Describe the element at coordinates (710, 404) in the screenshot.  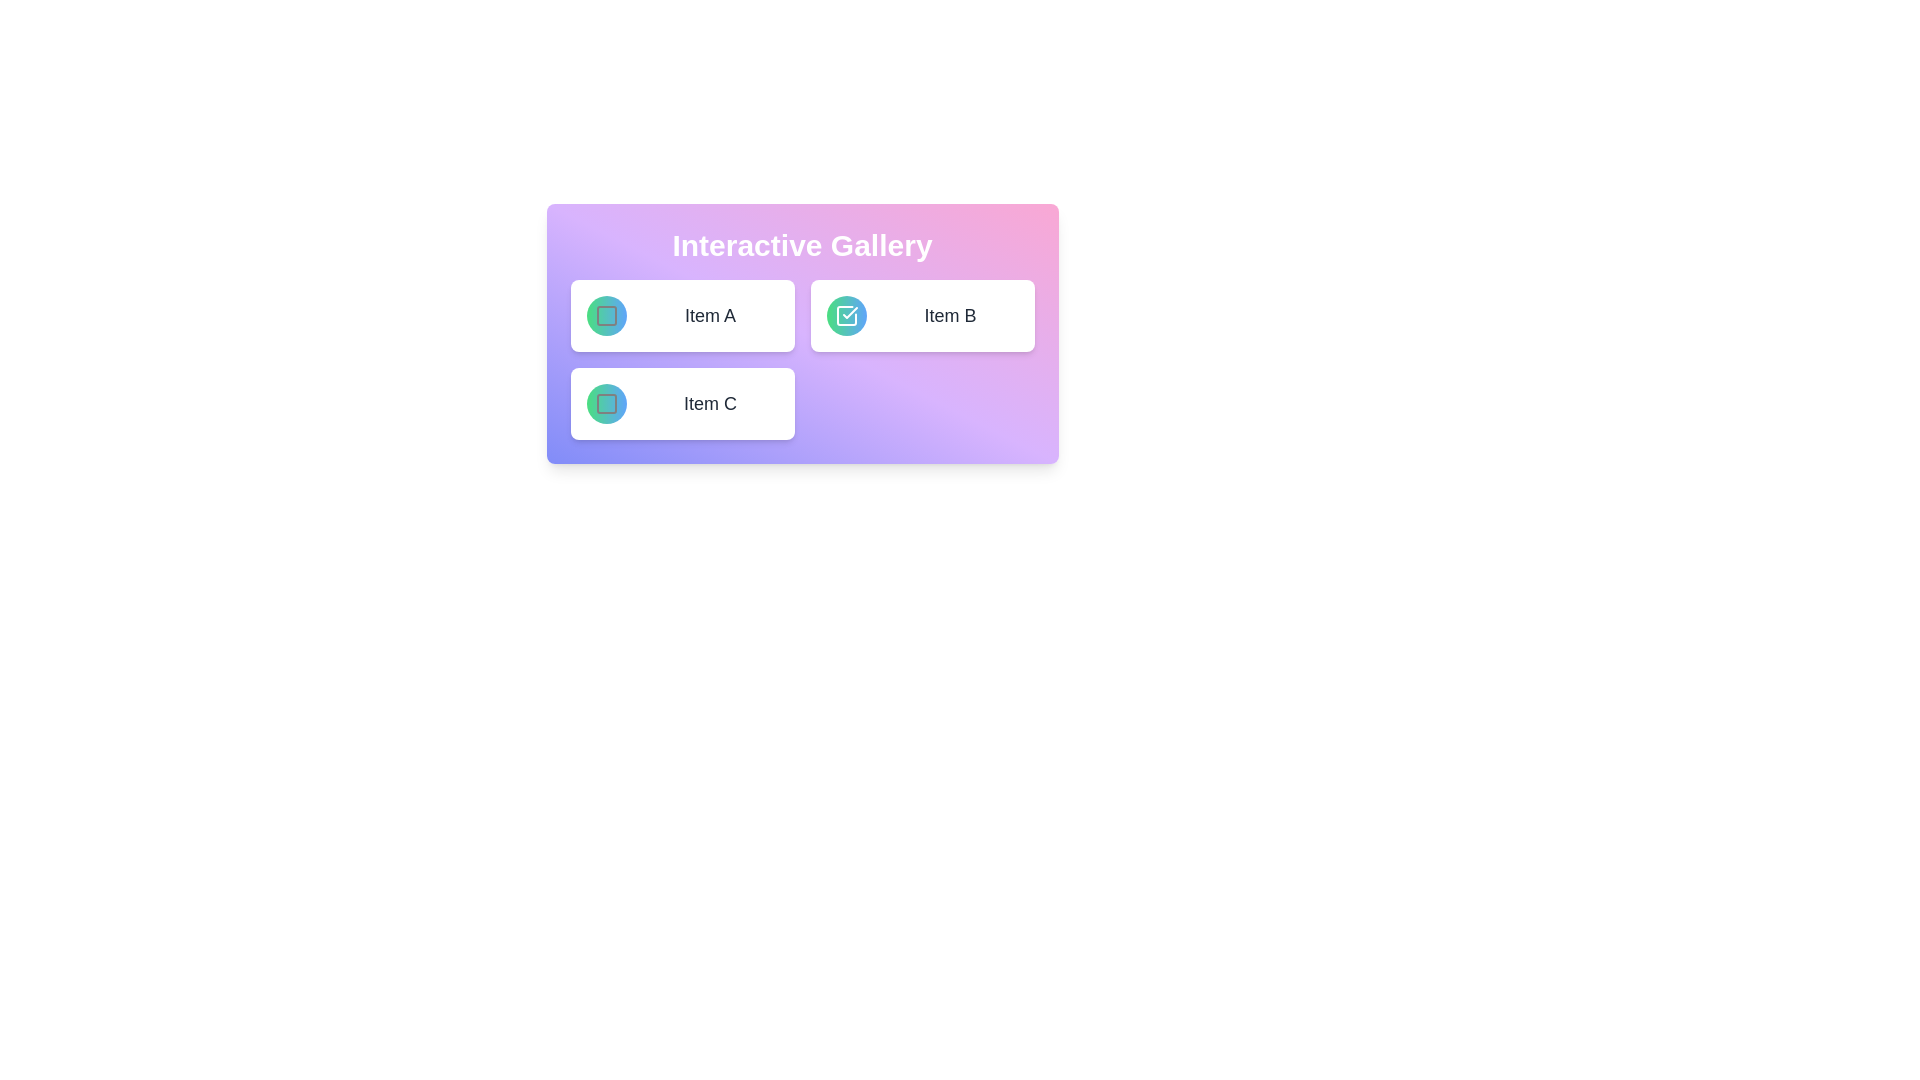
I see `the Text label for 'Item C', which is positioned in the second row of the gallery layout, right-aligned next to a circular icon` at that location.